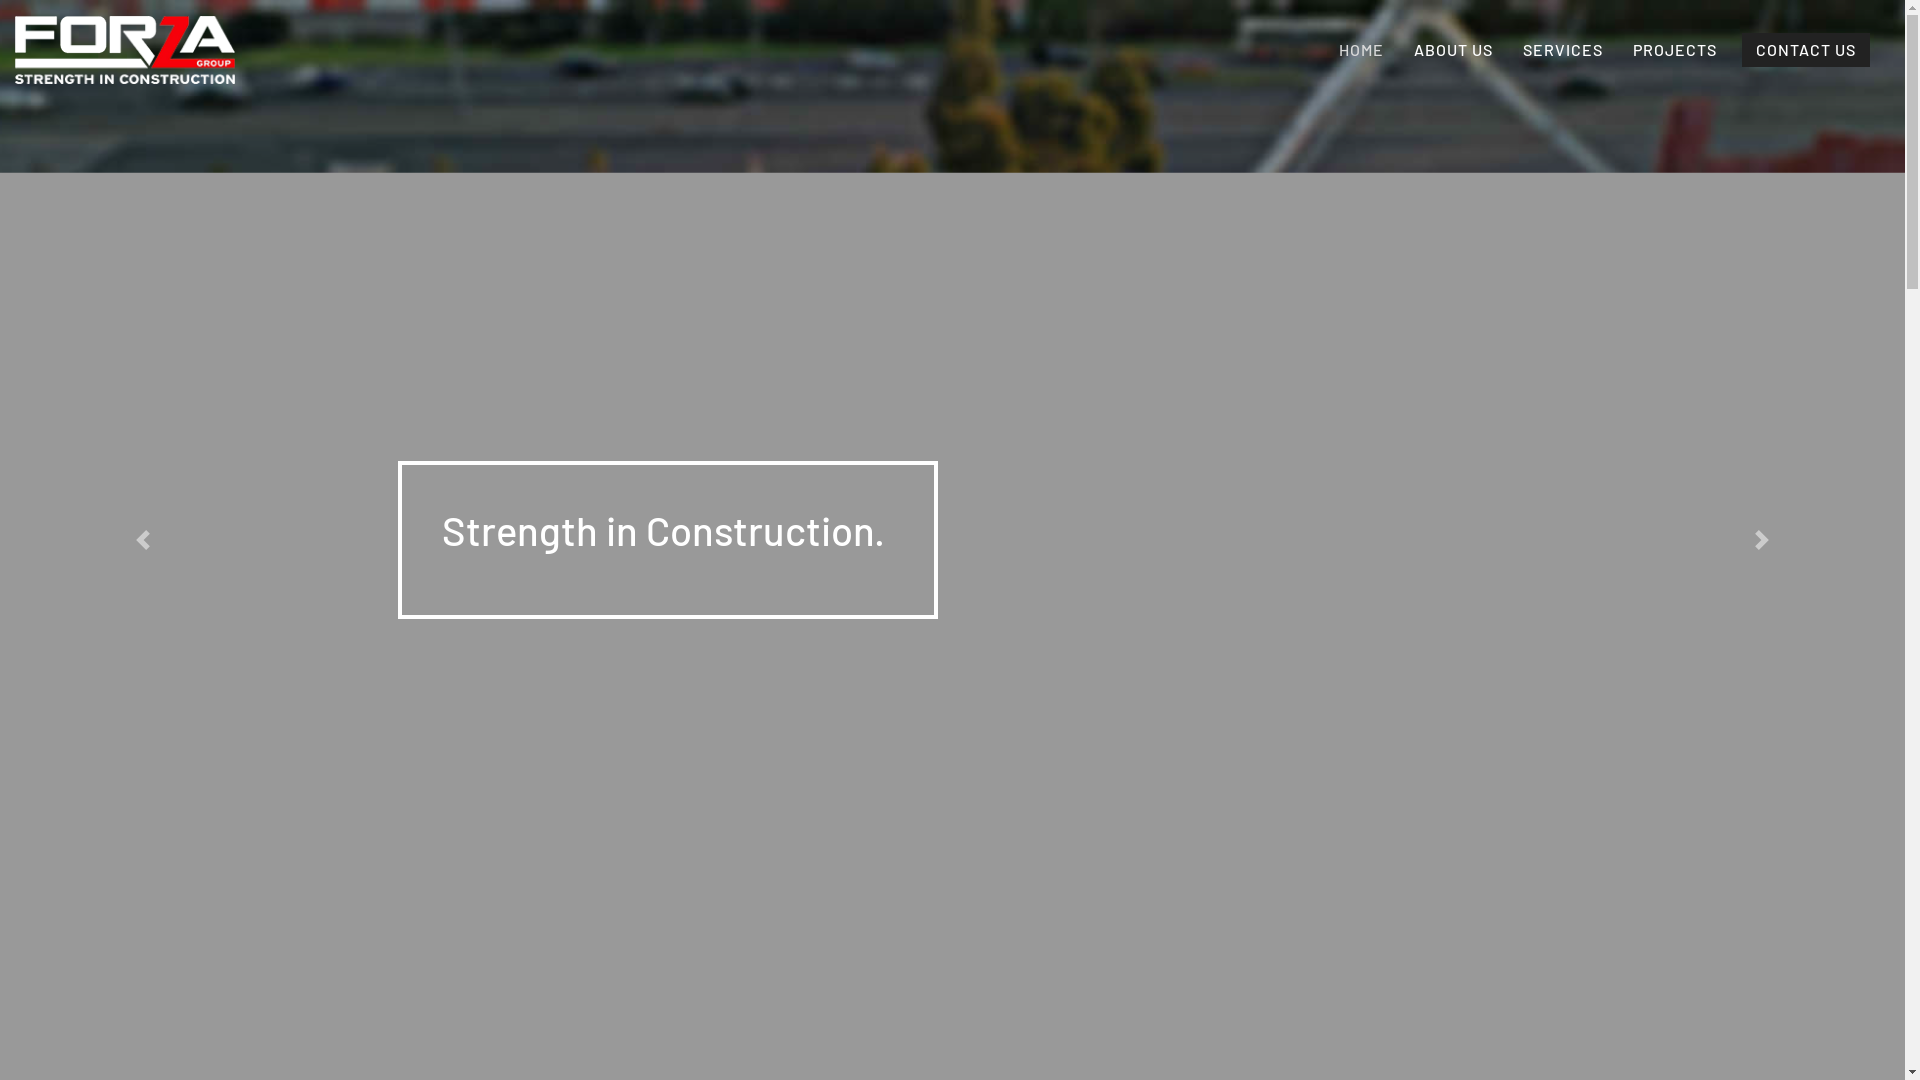 The width and height of the screenshot is (1920, 1080). Describe the element at coordinates (1360, 49) in the screenshot. I see `'HOME'` at that location.